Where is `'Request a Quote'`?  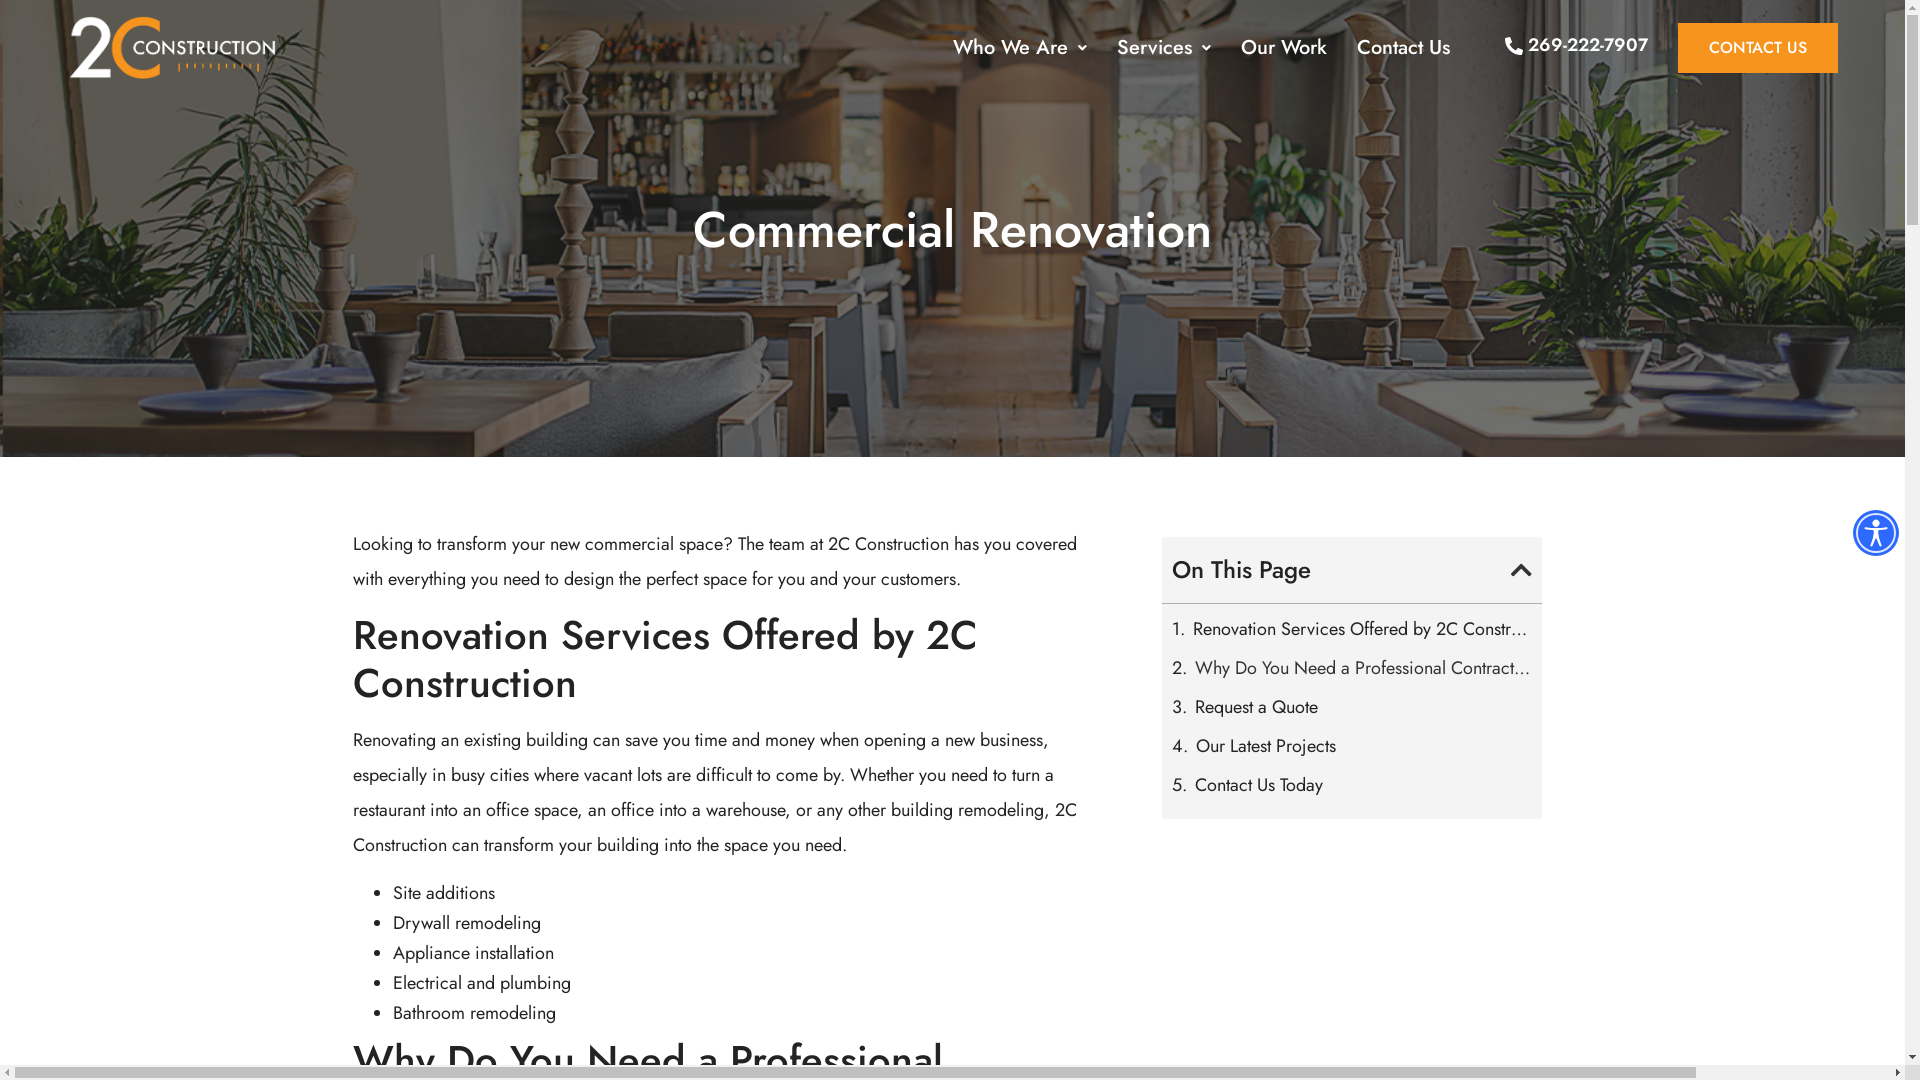
'Request a Quote' is located at coordinates (1255, 705).